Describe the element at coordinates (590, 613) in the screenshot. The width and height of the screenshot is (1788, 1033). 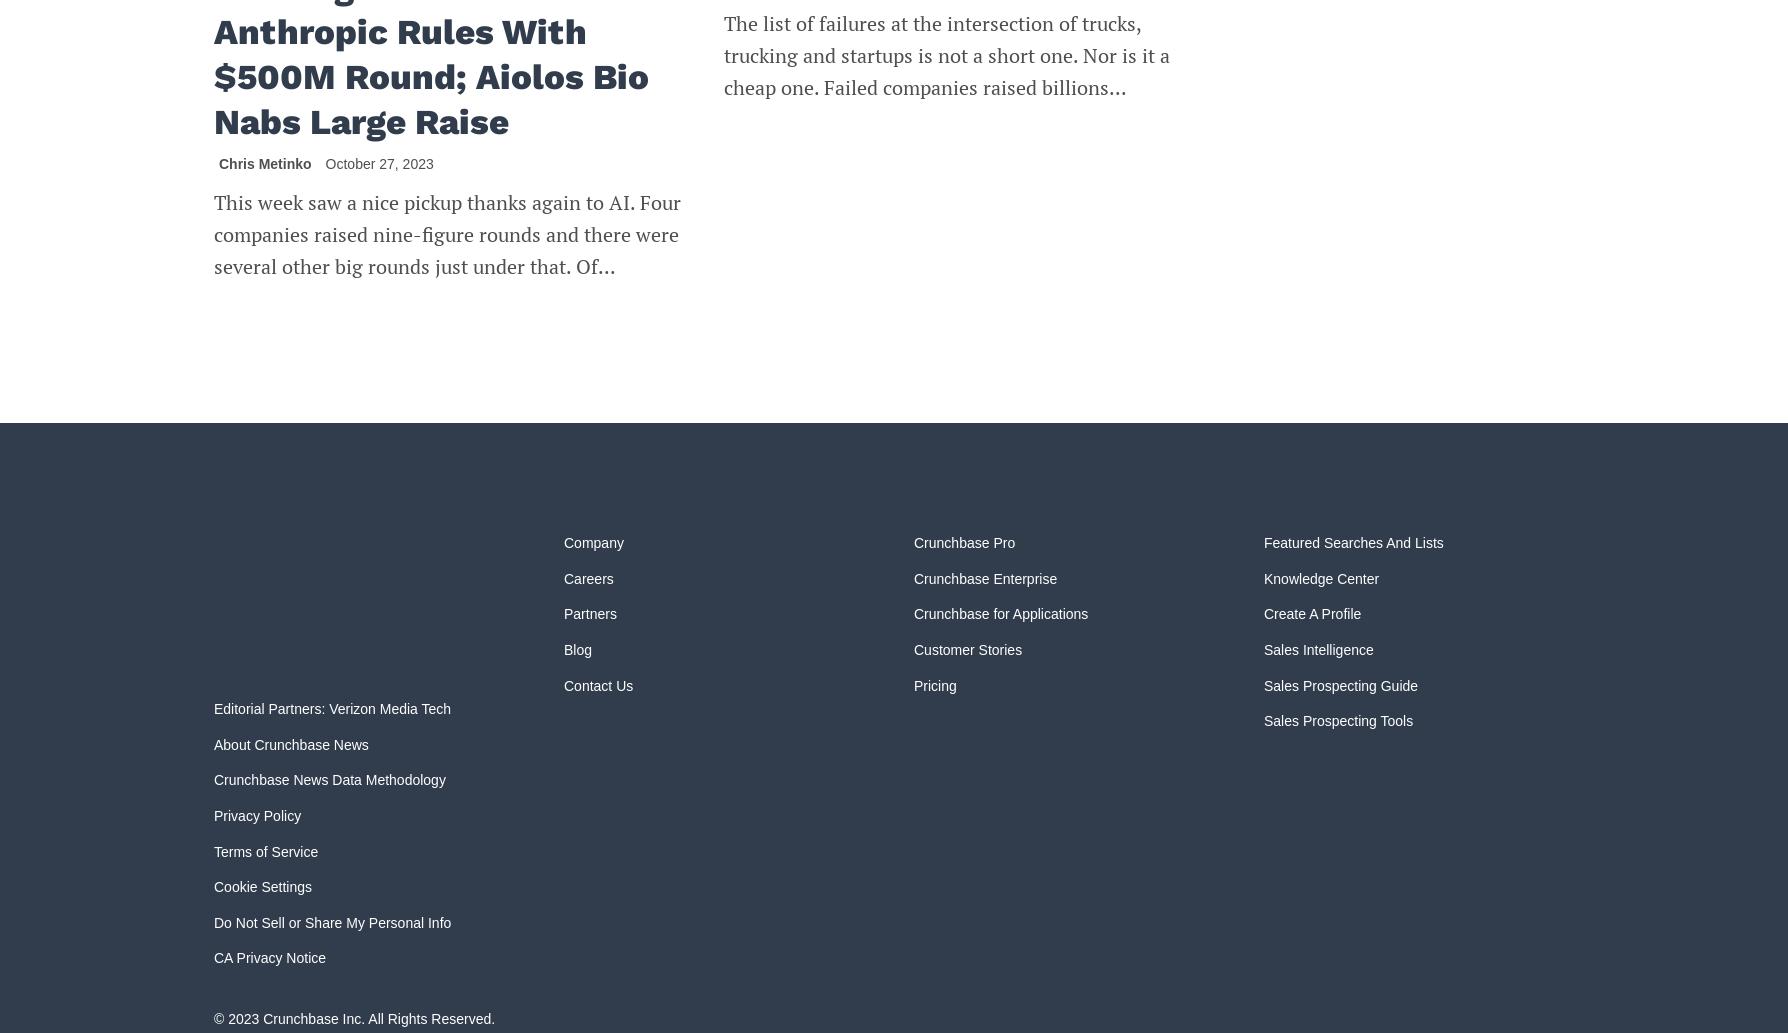
I see `'Partners'` at that location.